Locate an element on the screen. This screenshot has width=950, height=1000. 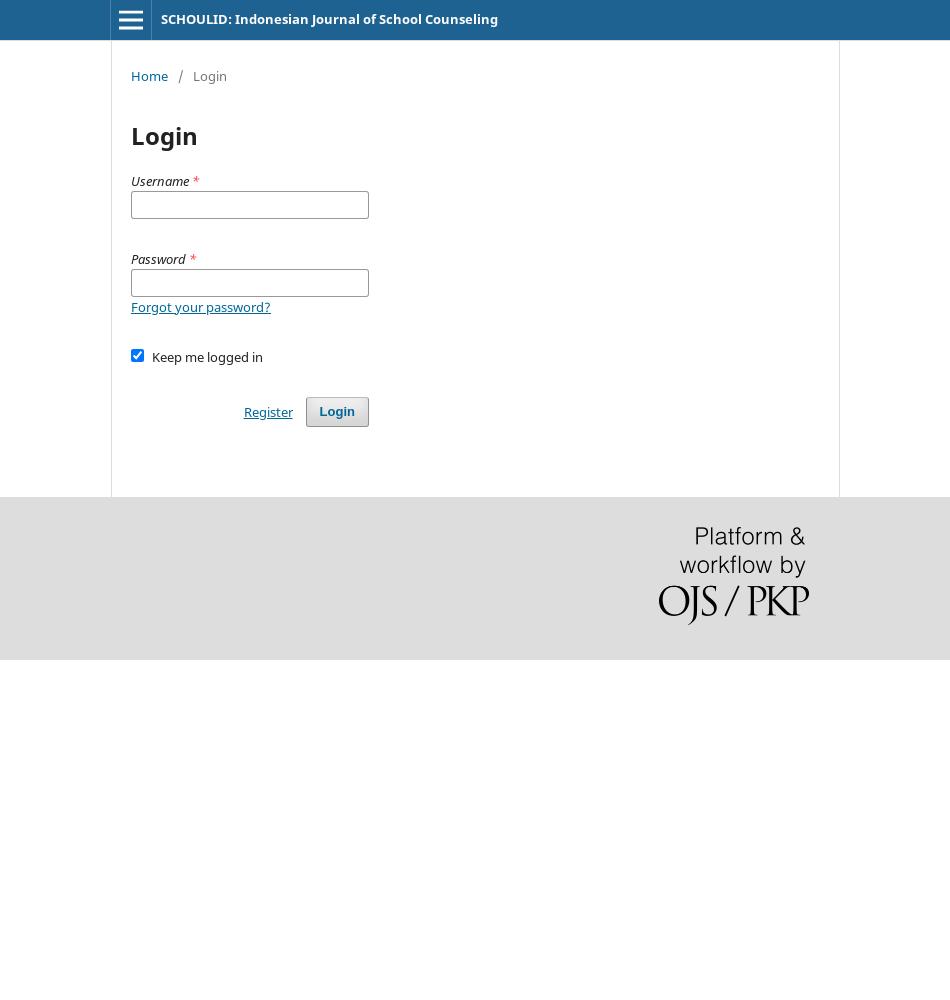
'Forgot your password?' is located at coordinates (201, 307).